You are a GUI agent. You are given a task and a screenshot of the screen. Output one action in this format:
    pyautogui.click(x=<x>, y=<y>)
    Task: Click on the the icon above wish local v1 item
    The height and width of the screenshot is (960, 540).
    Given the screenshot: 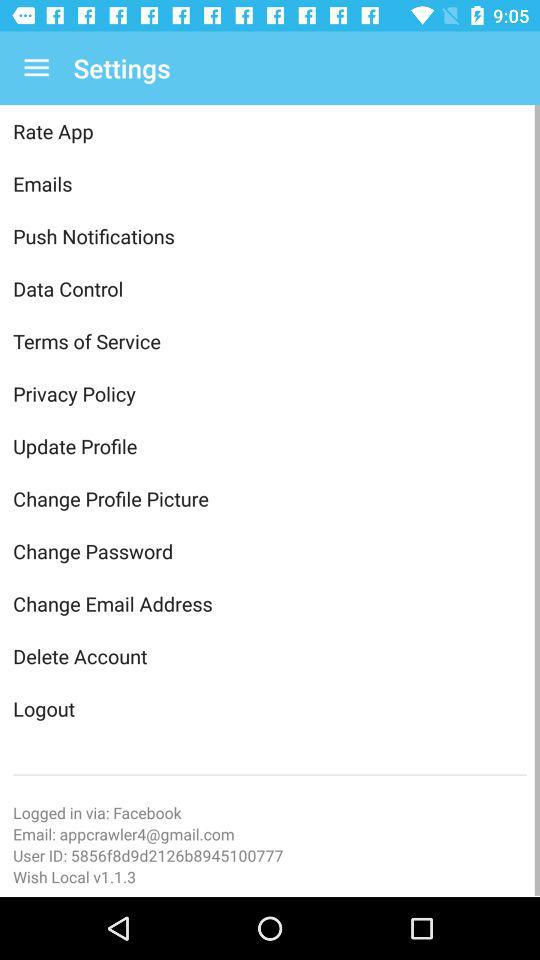 What is the action you would take?
    pyautogui.click(x=270, y=854)
    